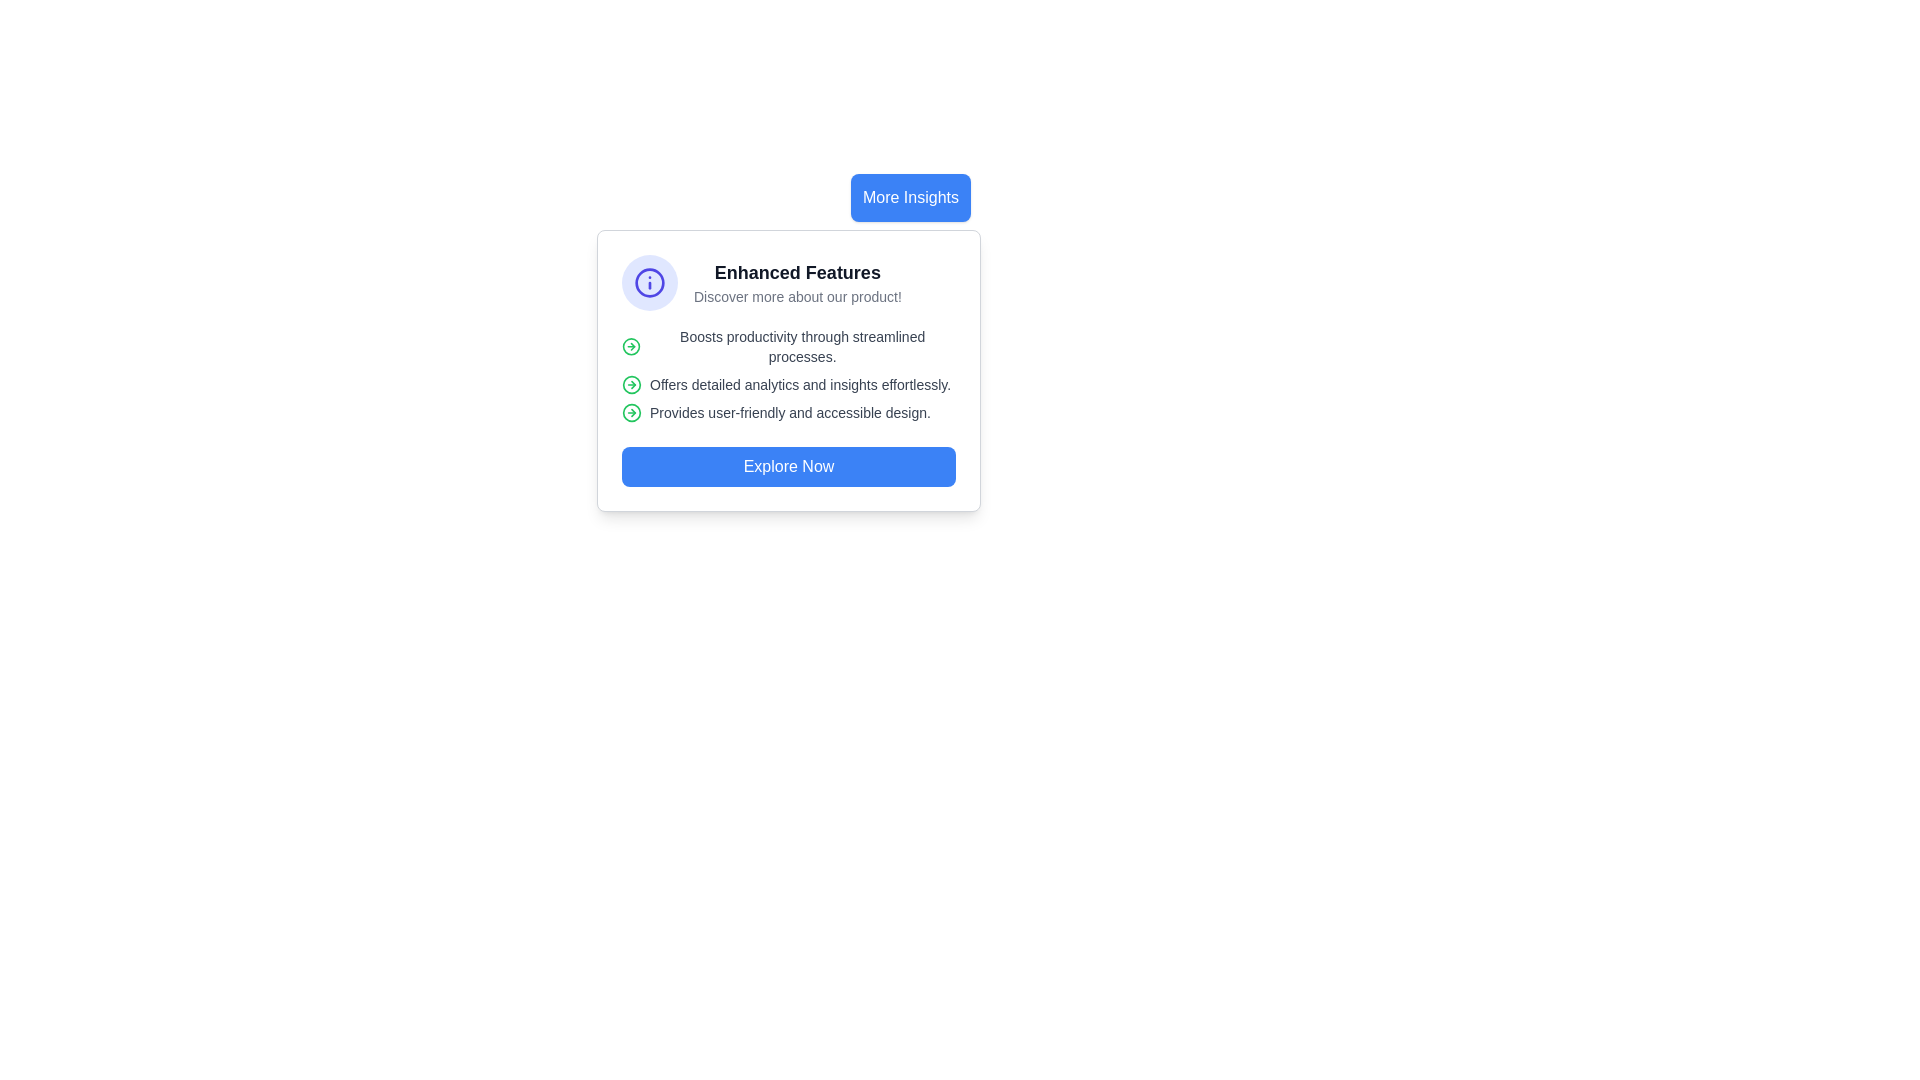 The width and height of the screenshot is (1920, 1080). I want to click on the static text displaying 'Discover more about our product!' that is styled in gray and positioned below the title 'Enhanced Features' within a white rectangular card, so click(796, 297).